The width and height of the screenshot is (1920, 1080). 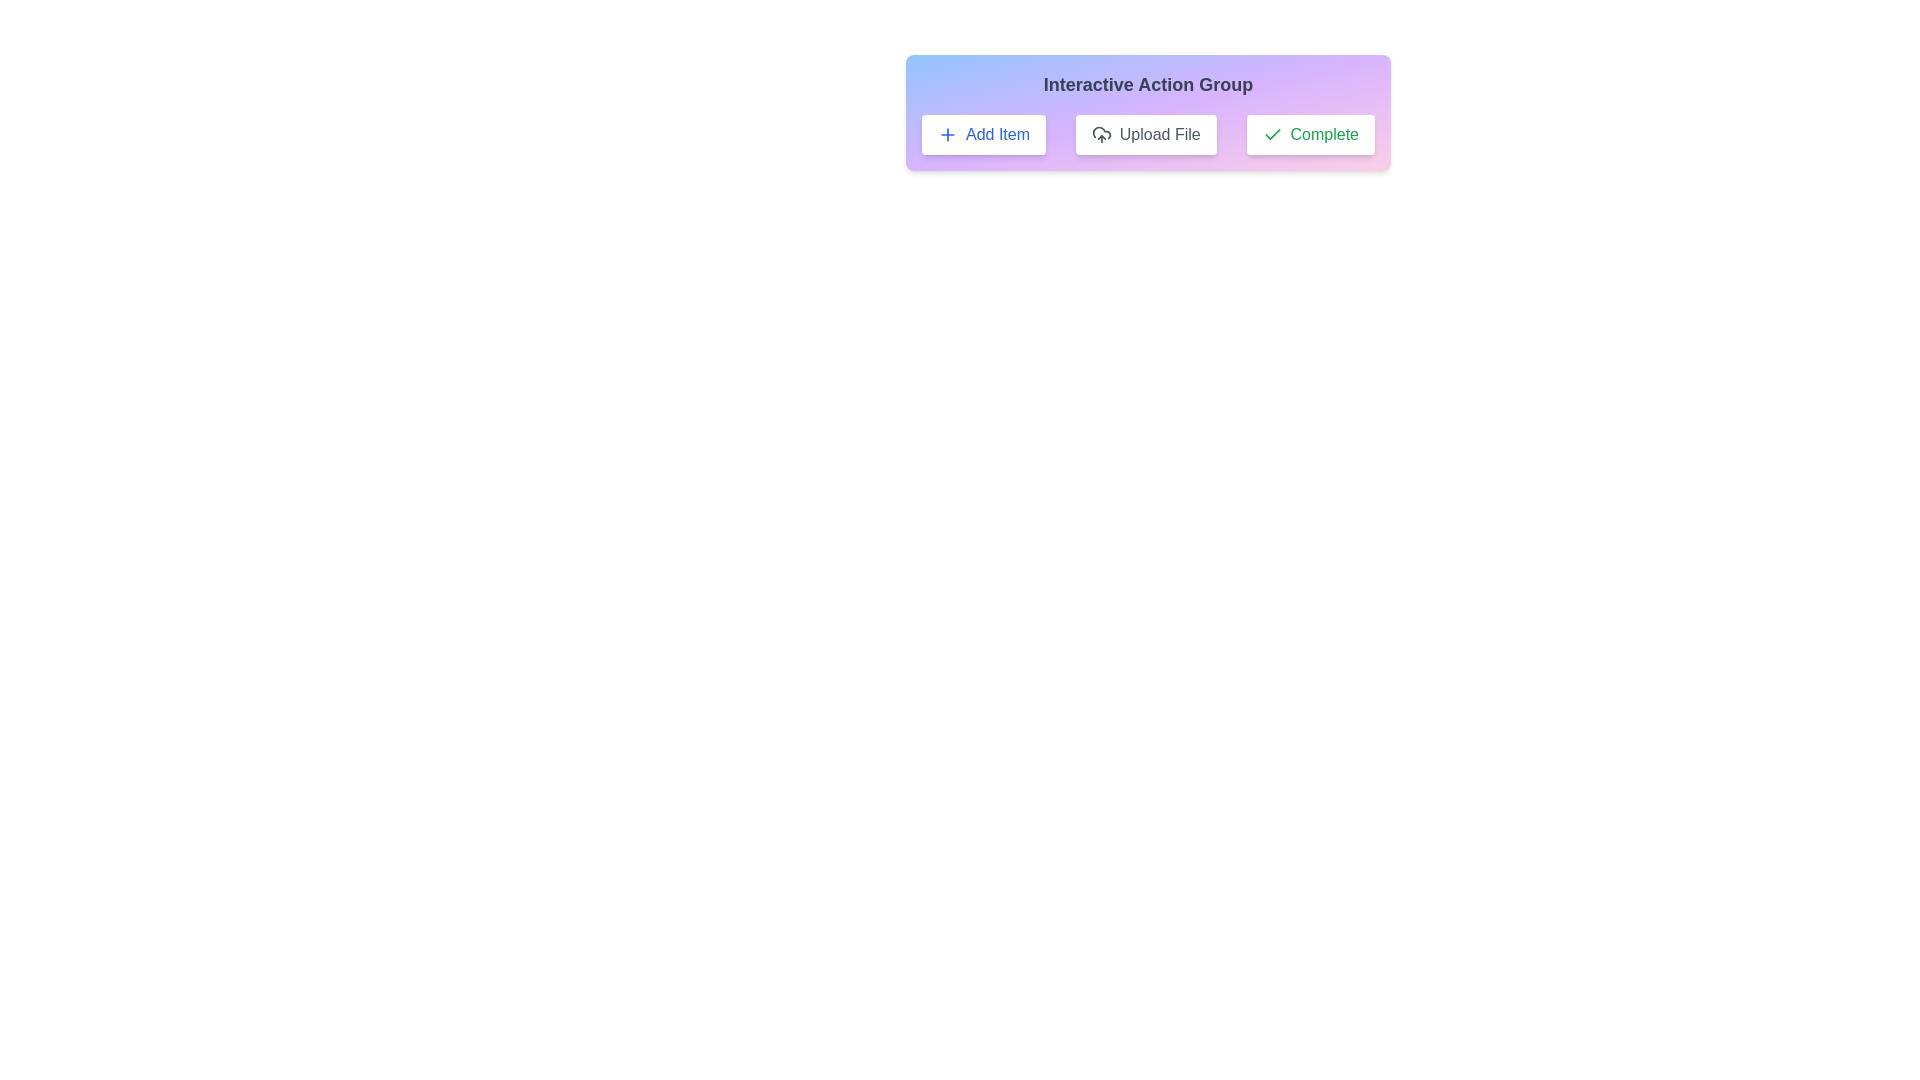 What do you see at coordinates (1160, 135) in the screenshot?
I see `the 'Upload File' text element, which is part of an action button located centrally in the interface, adjacent to a cloud upload icon` at bounding box center [1160, 135].